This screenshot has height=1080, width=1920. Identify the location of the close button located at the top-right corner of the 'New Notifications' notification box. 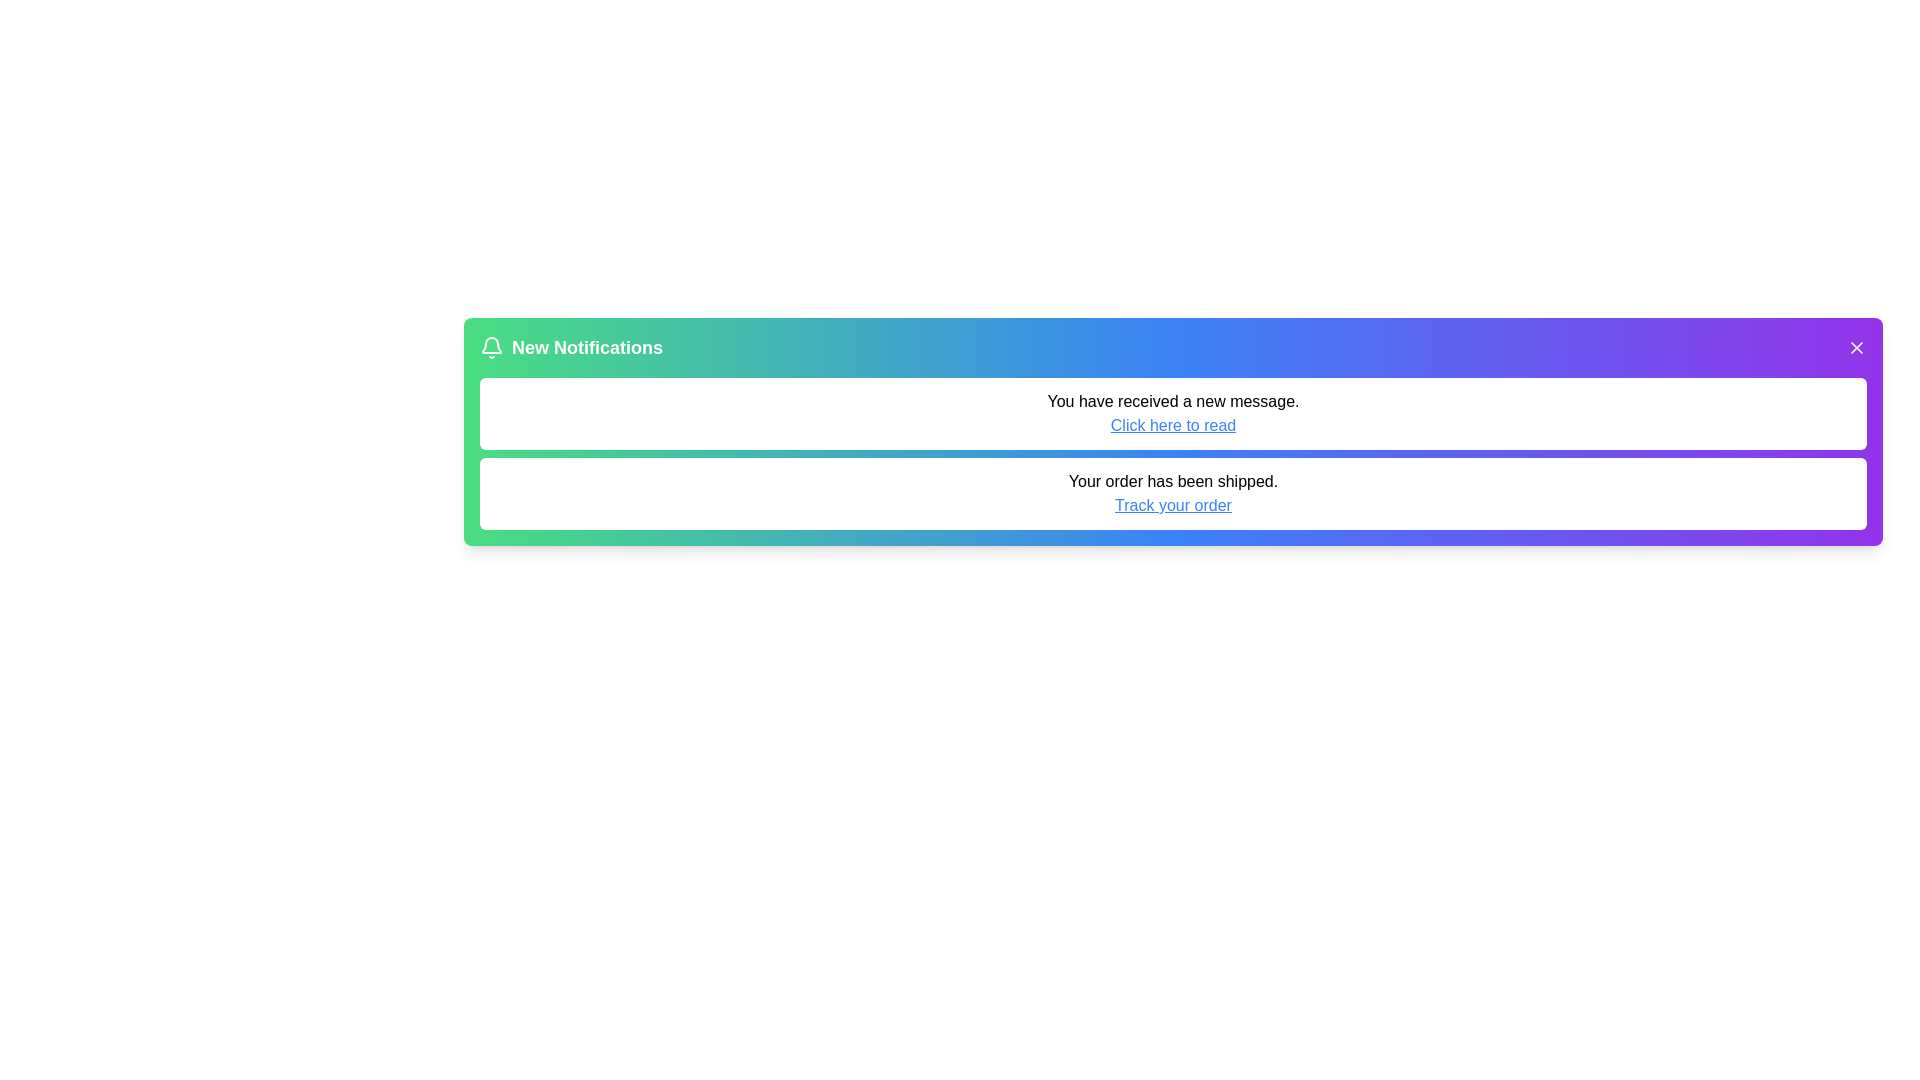
(1856, 346).